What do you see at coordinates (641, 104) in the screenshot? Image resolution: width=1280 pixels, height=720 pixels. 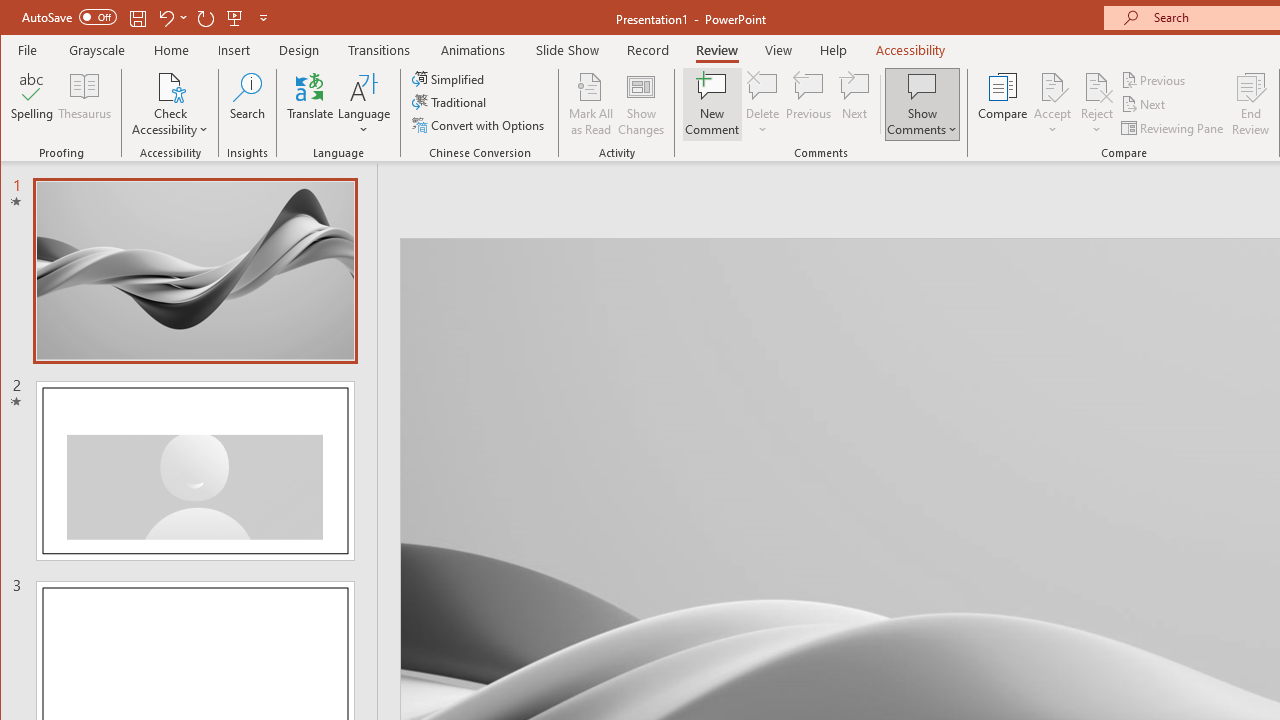 I see `'Show Changes'` at bounding box center [641, 104].